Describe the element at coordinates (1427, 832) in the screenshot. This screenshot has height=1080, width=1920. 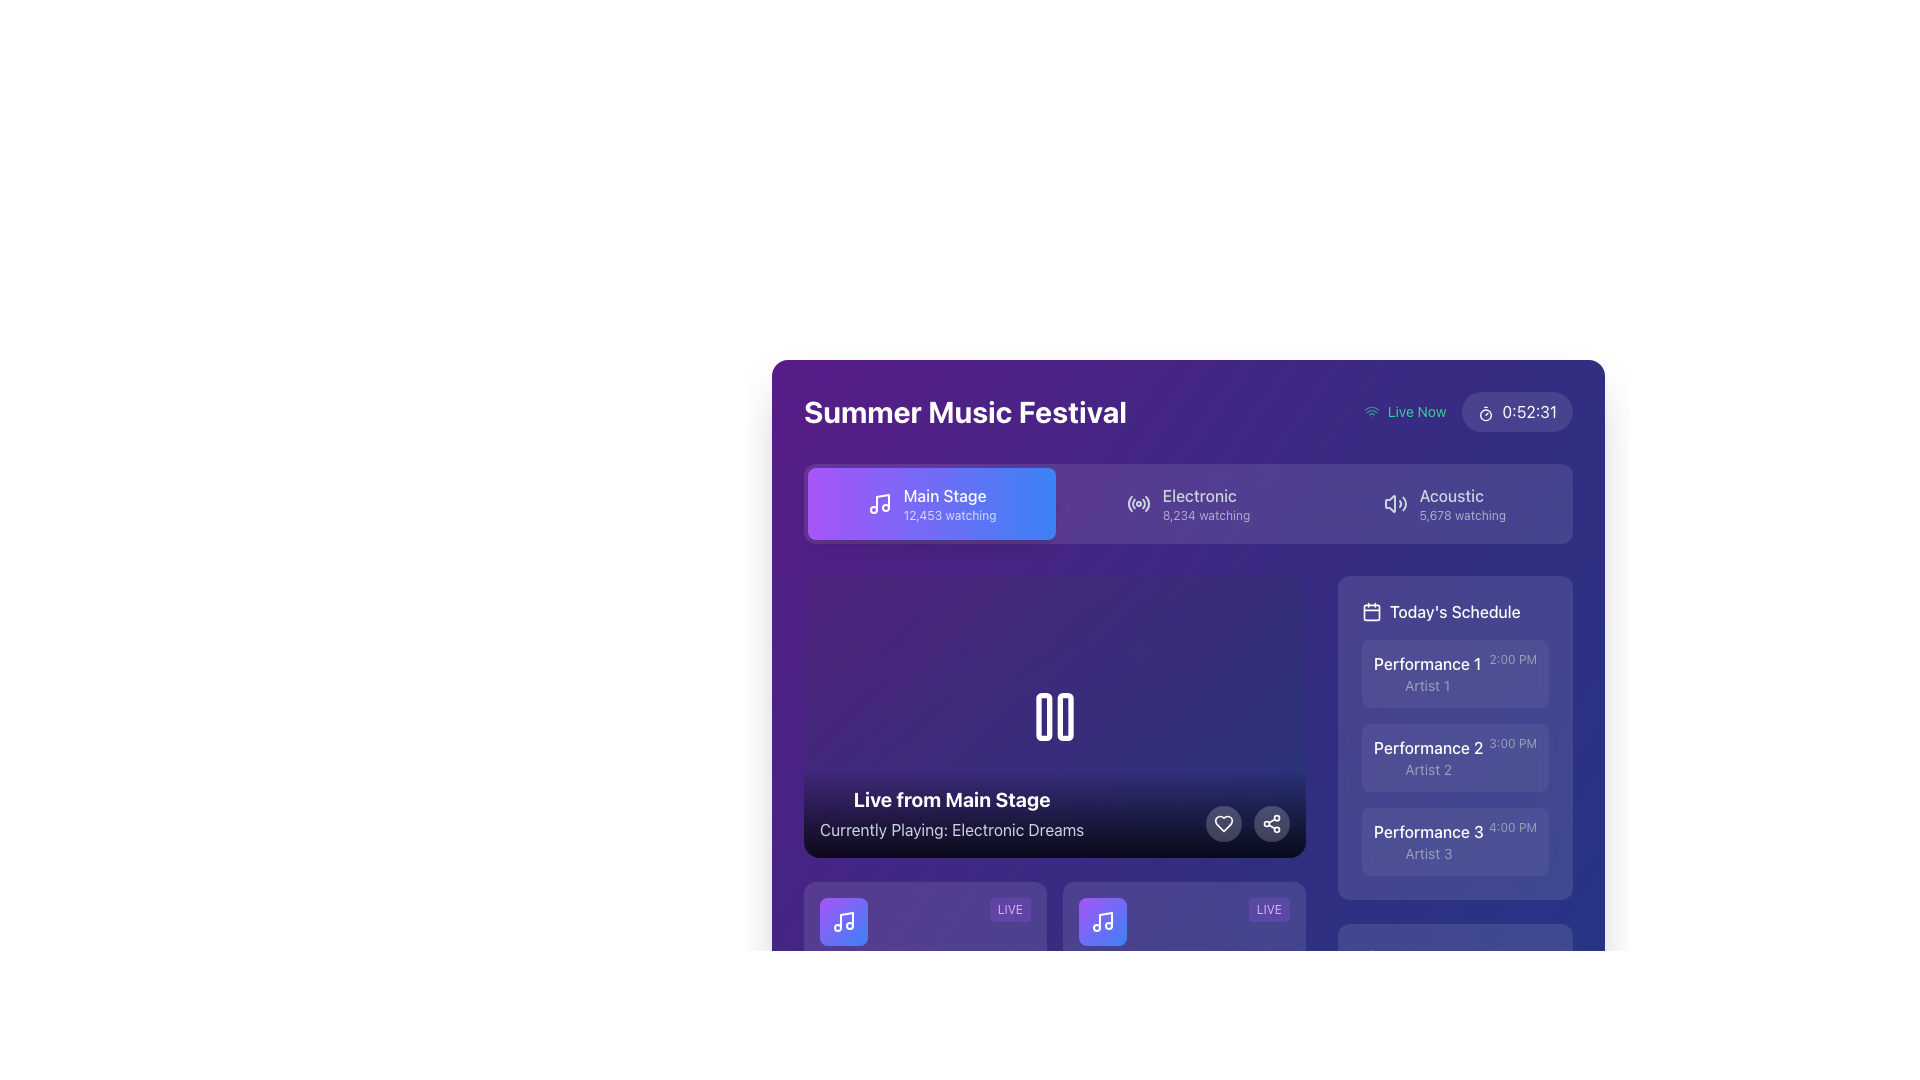
I see `the text label representing the name of a scheduled performance located in the lower-right section of the 'Today's Schedule' panel, positioned above 'Artist 3'` at that location.